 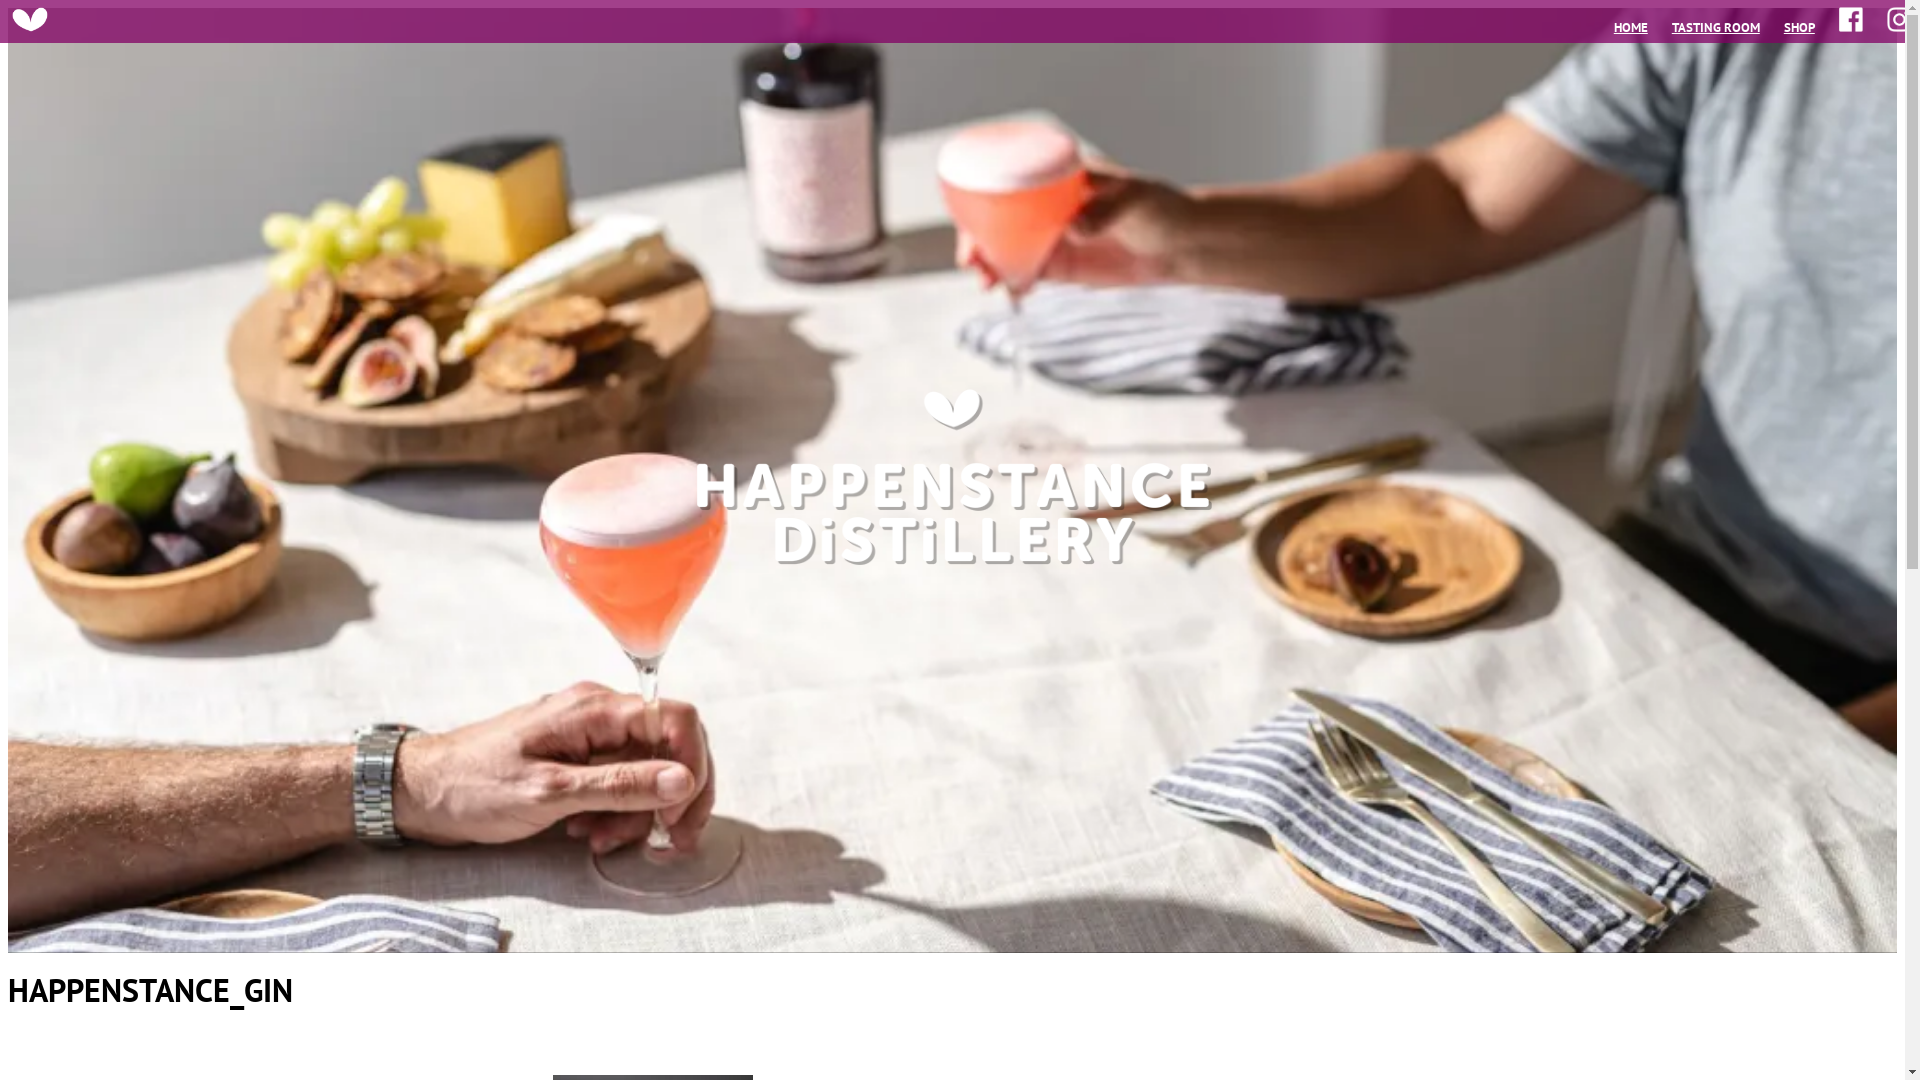 What do you see at coordinates (7, 7) in the screenshot?
I see `'Skip to content'` at bounding box center [7, 7].